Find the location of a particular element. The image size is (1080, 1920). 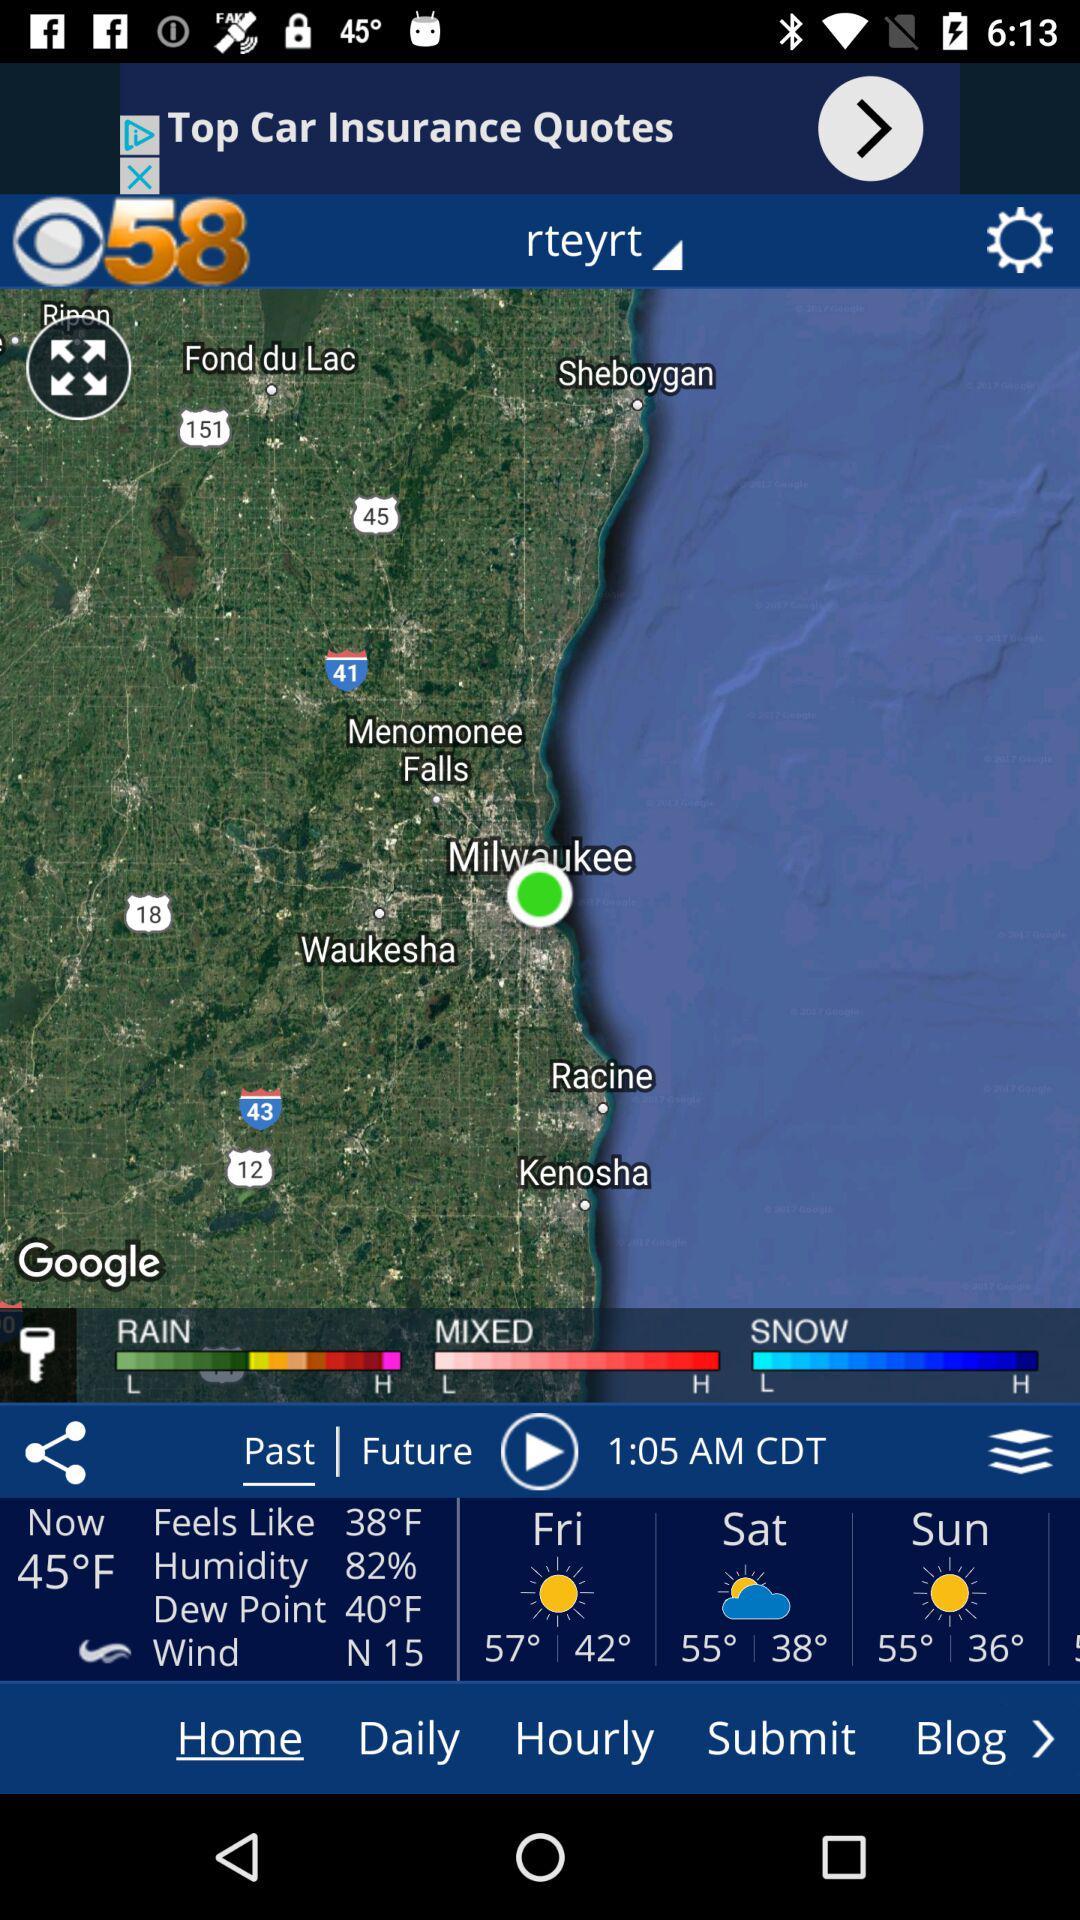

the icon next to the 1 05 am item is located at coordinates (538, 1451).